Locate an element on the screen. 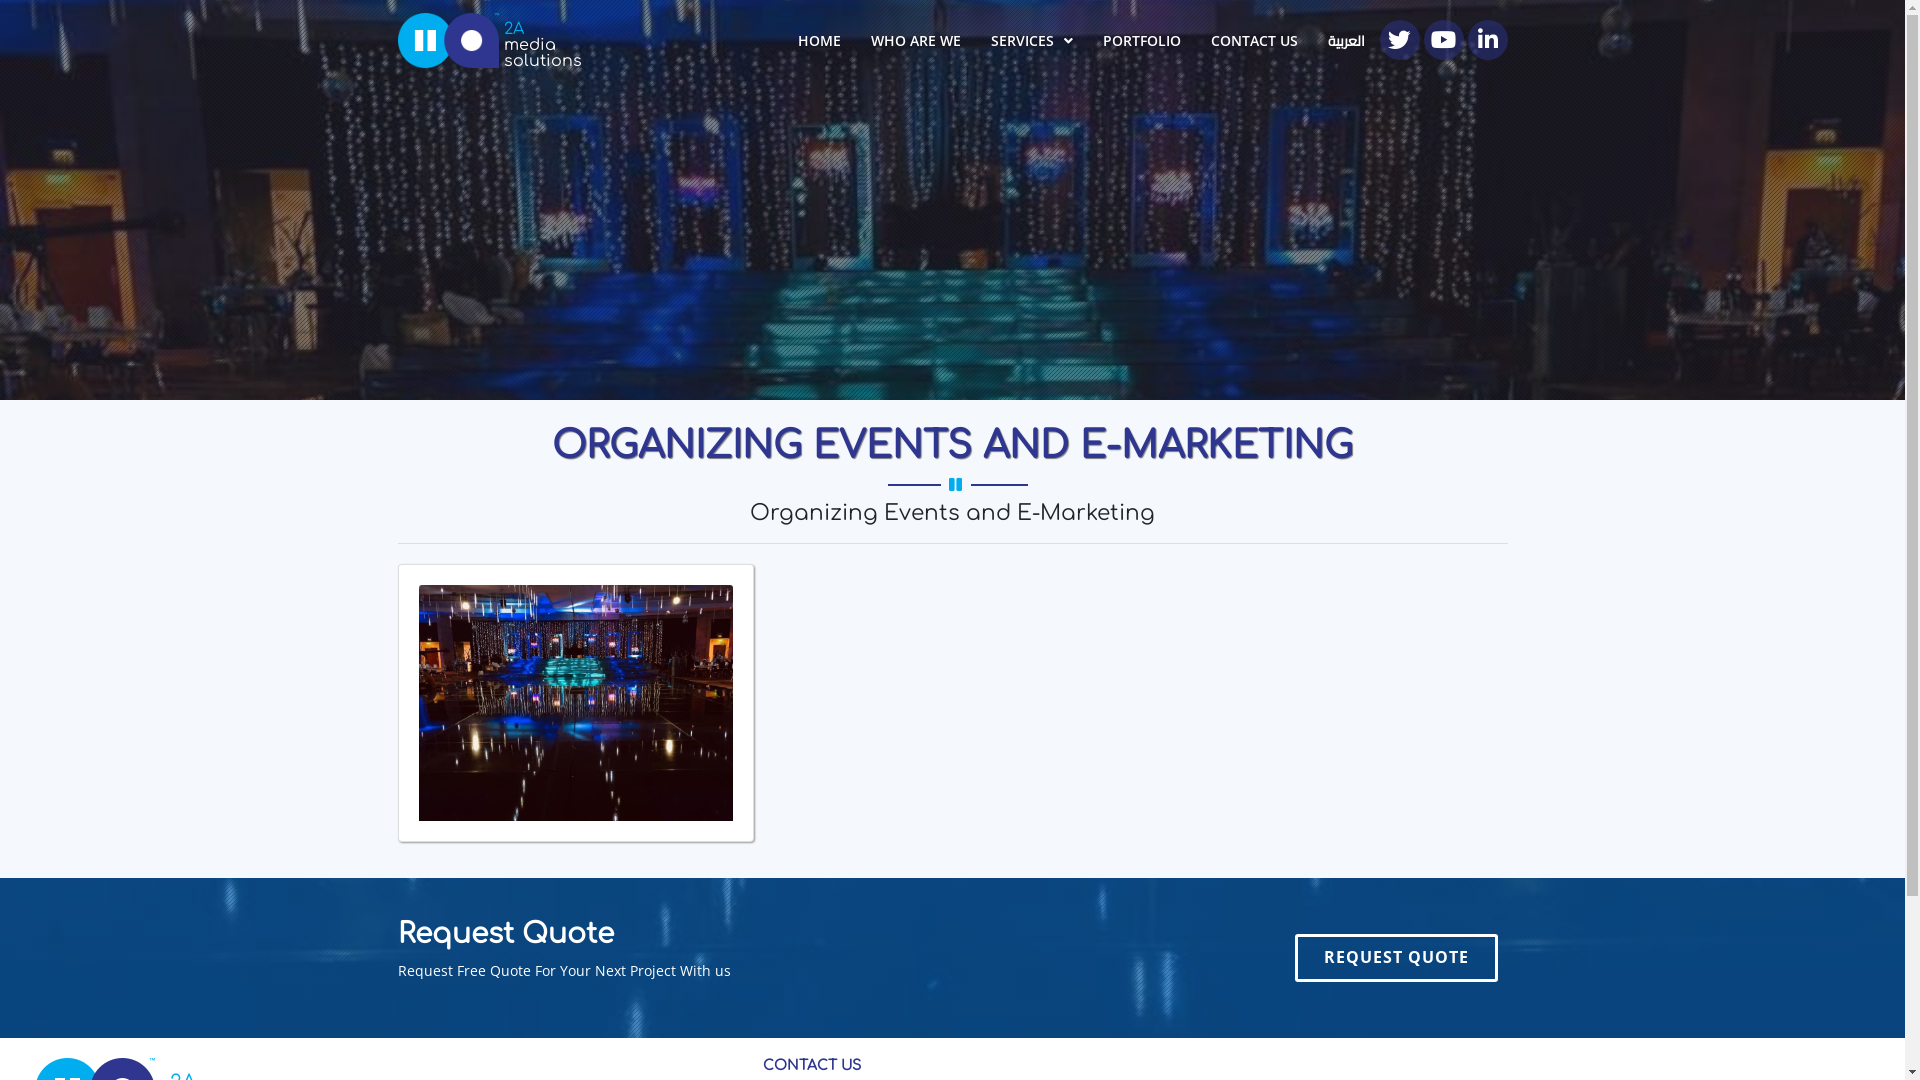  'CONTACT US' is located at coordinates (1195, 41).